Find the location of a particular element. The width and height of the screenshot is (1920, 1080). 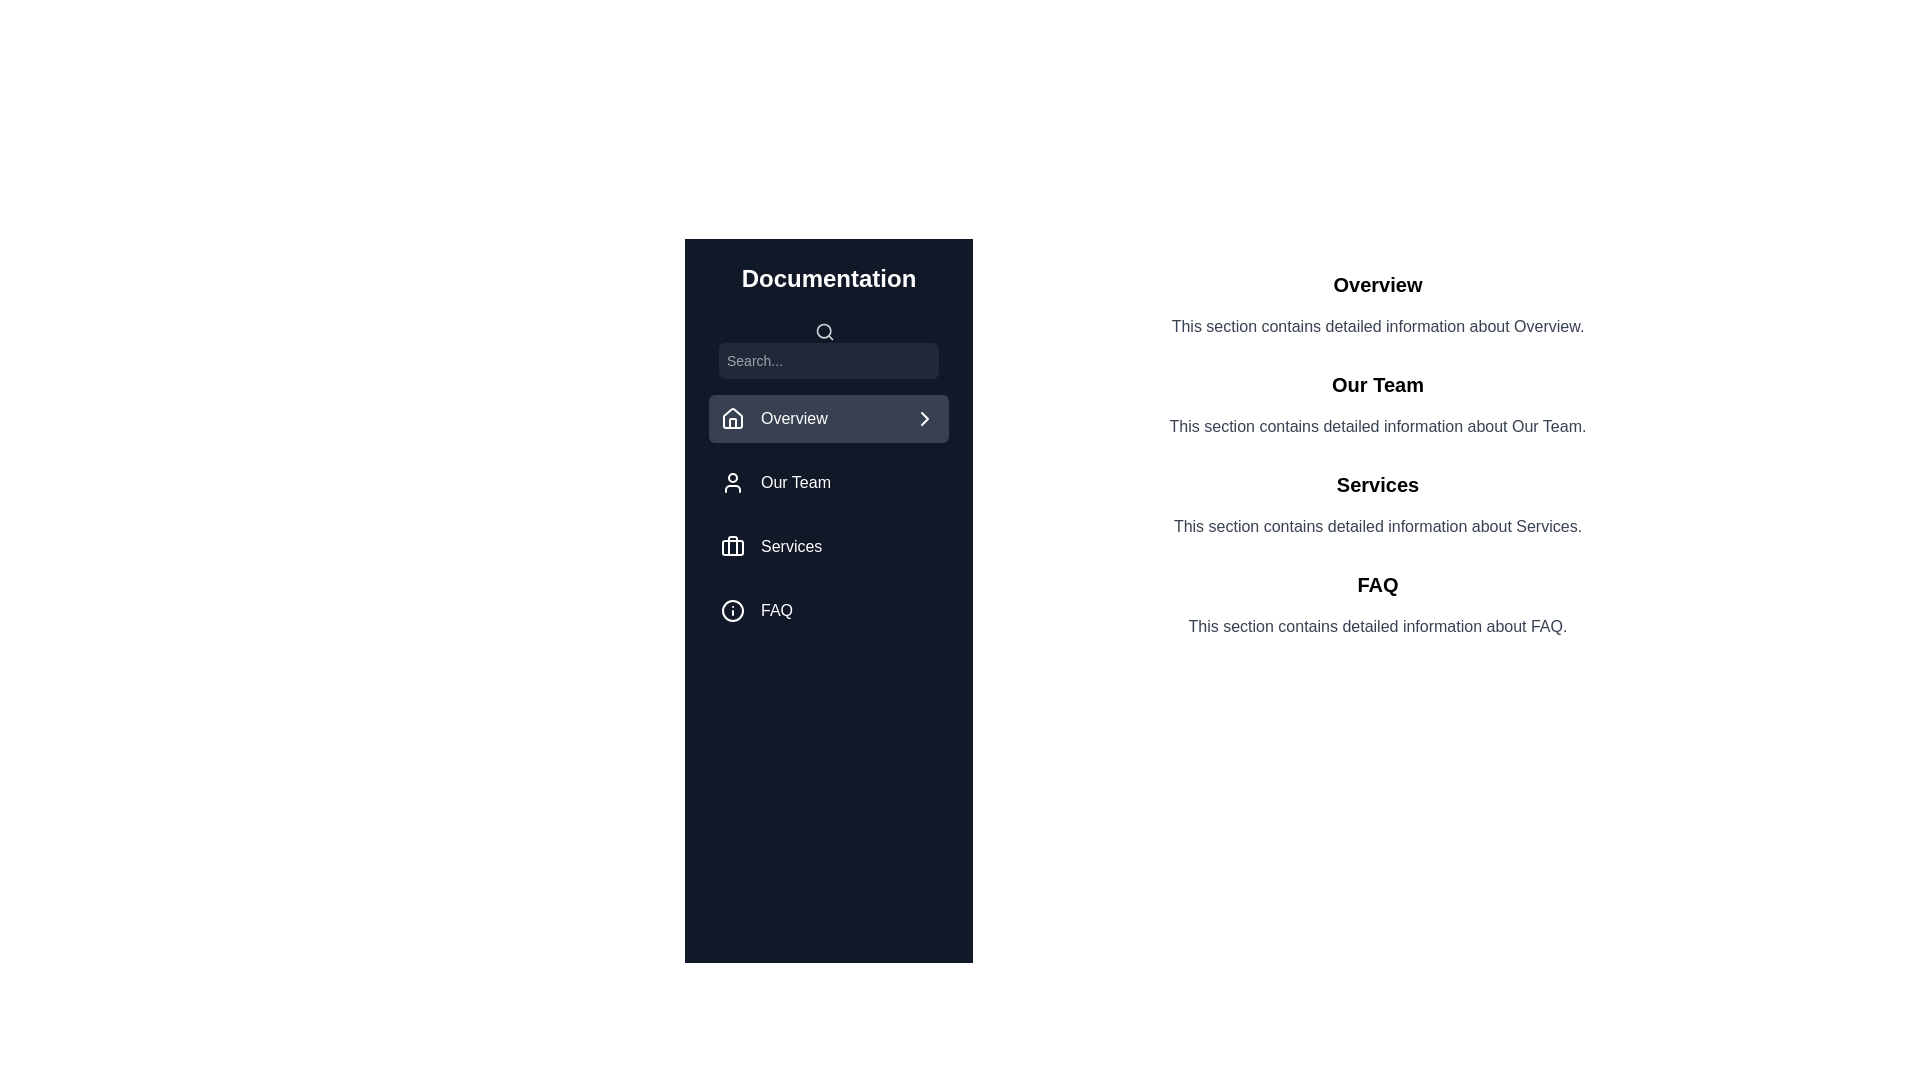

the Navigation link item located in the vertical navigation menu at the bottom, which is the fourth item listed after 'Overview', 'Our Team', and 'Services' is located at coordinates (829, 609).